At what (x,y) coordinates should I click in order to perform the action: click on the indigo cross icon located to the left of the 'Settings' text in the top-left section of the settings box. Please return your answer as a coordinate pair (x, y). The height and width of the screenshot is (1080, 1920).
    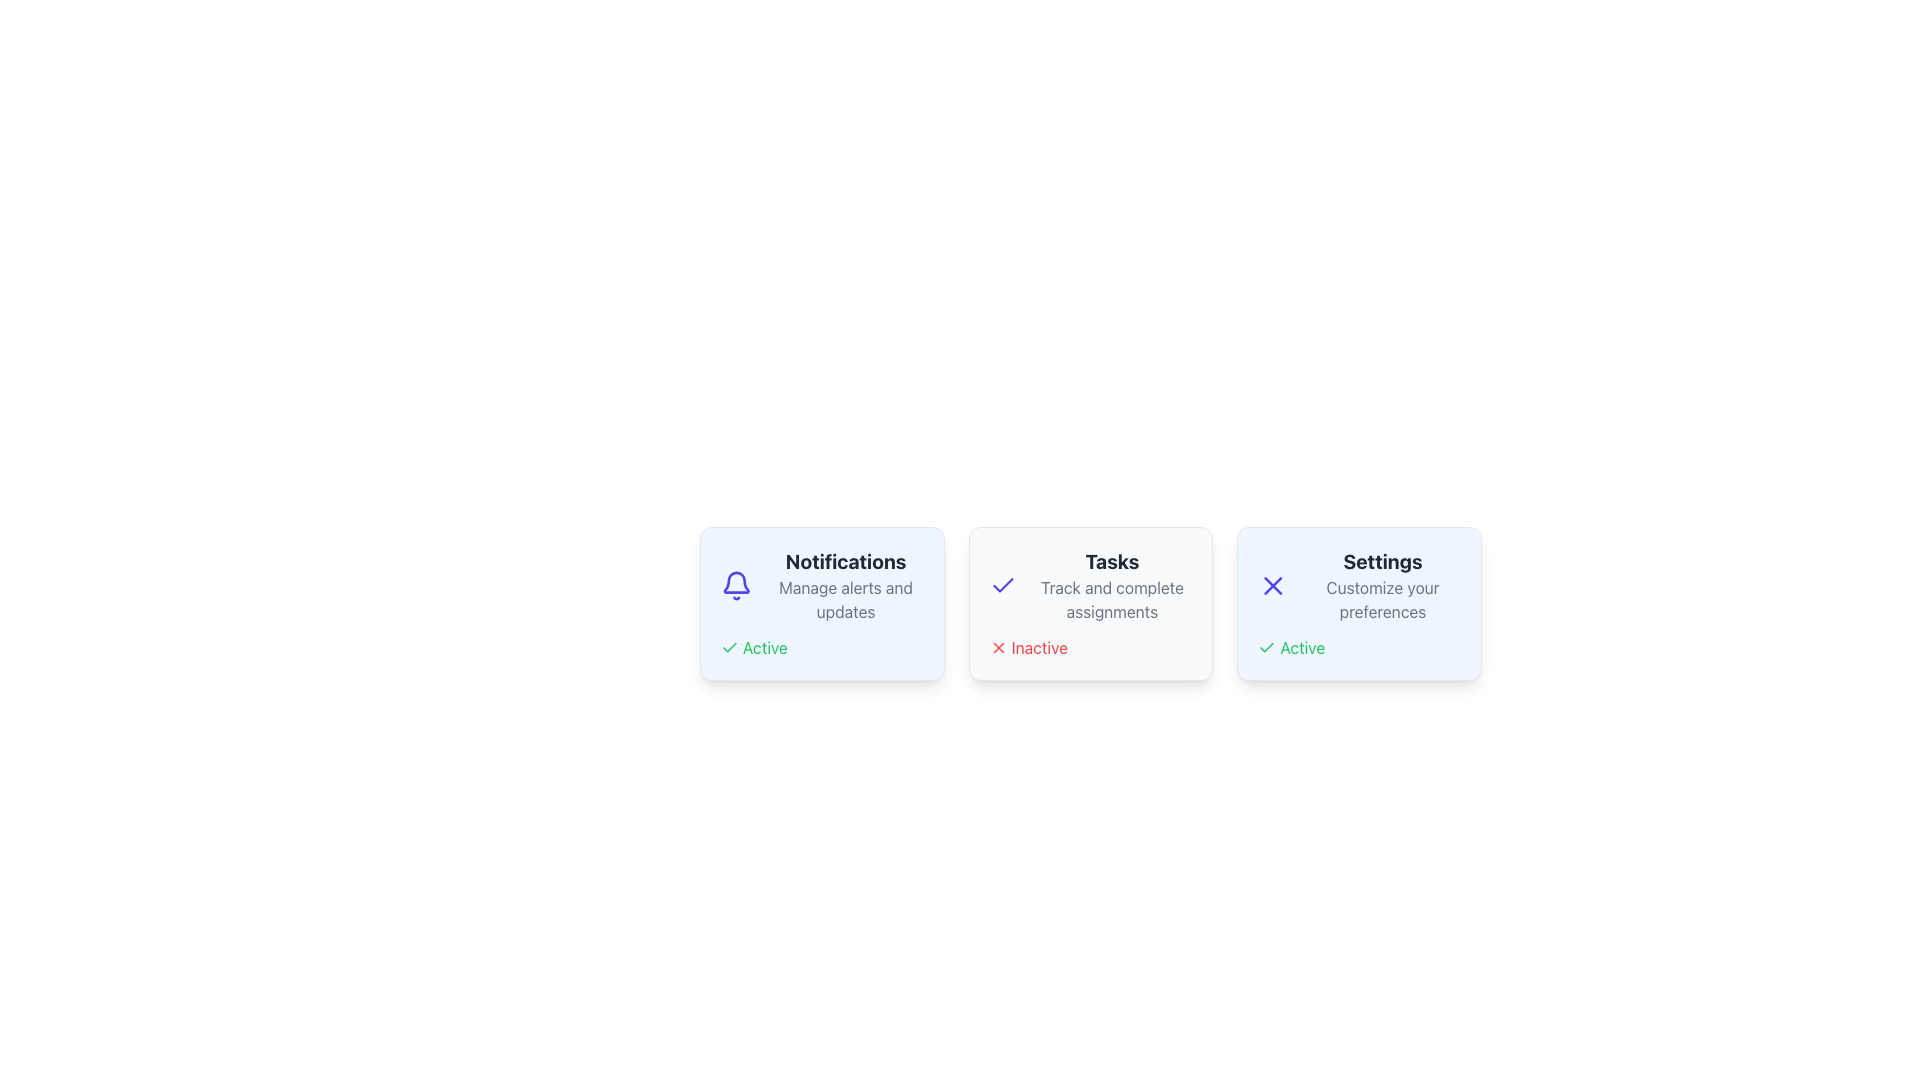
    Looking at the image, I should click on (1272, 585).